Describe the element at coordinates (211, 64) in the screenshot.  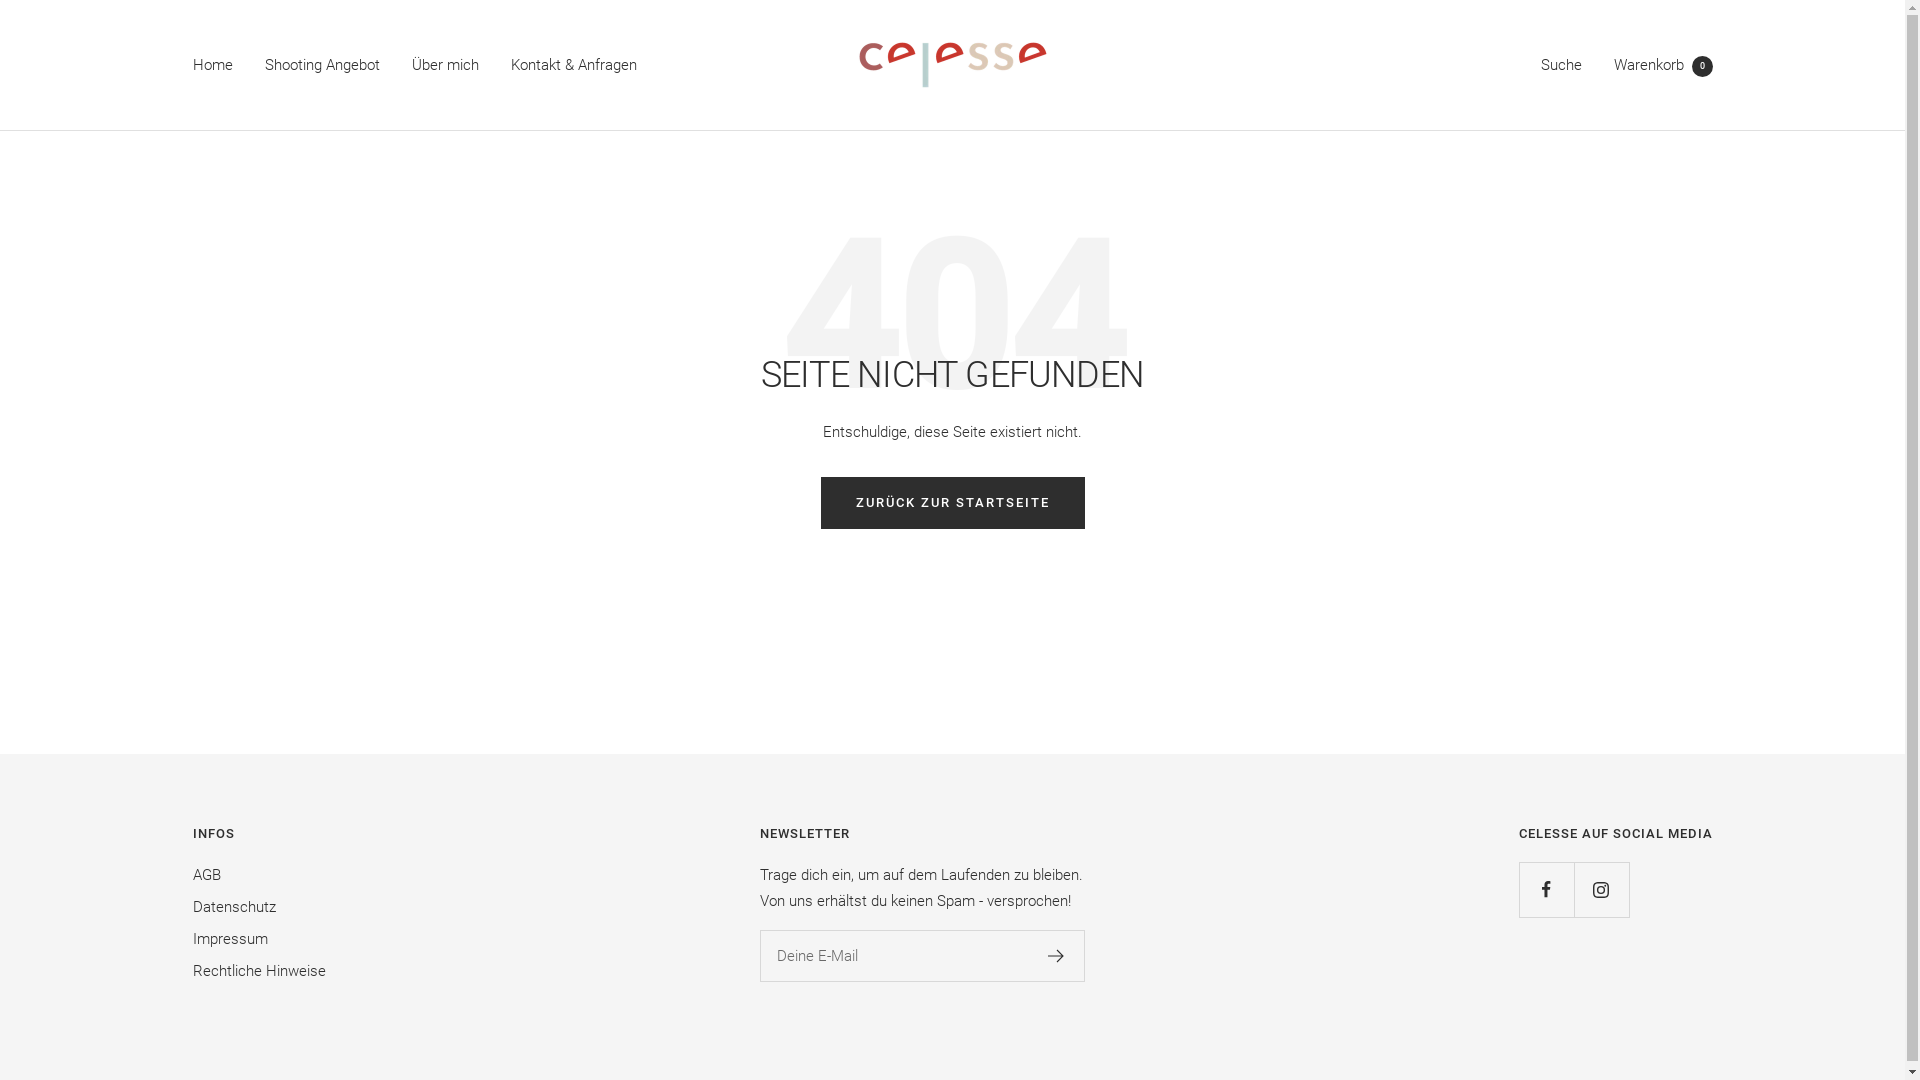
I see `'Home'` at that location.